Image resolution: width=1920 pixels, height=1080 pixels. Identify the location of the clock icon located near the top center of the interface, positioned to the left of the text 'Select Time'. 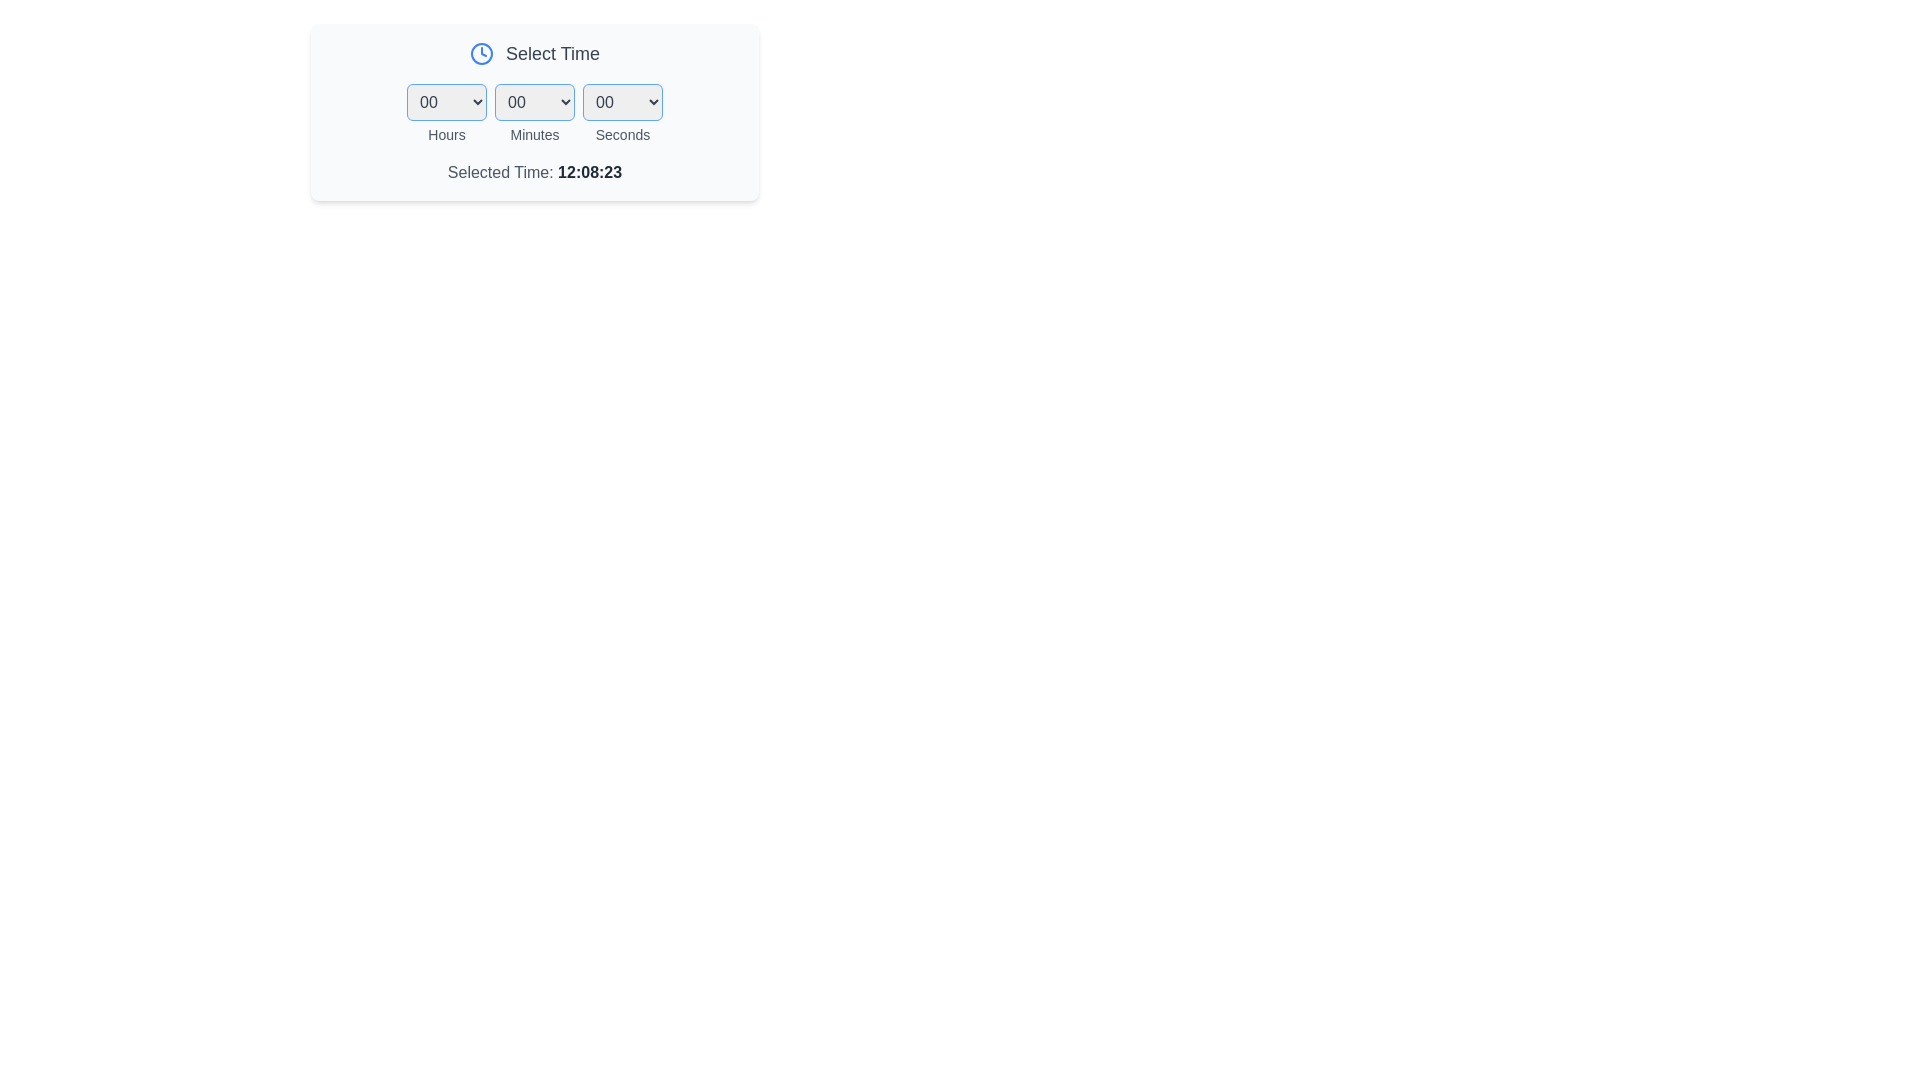
(481, 53).